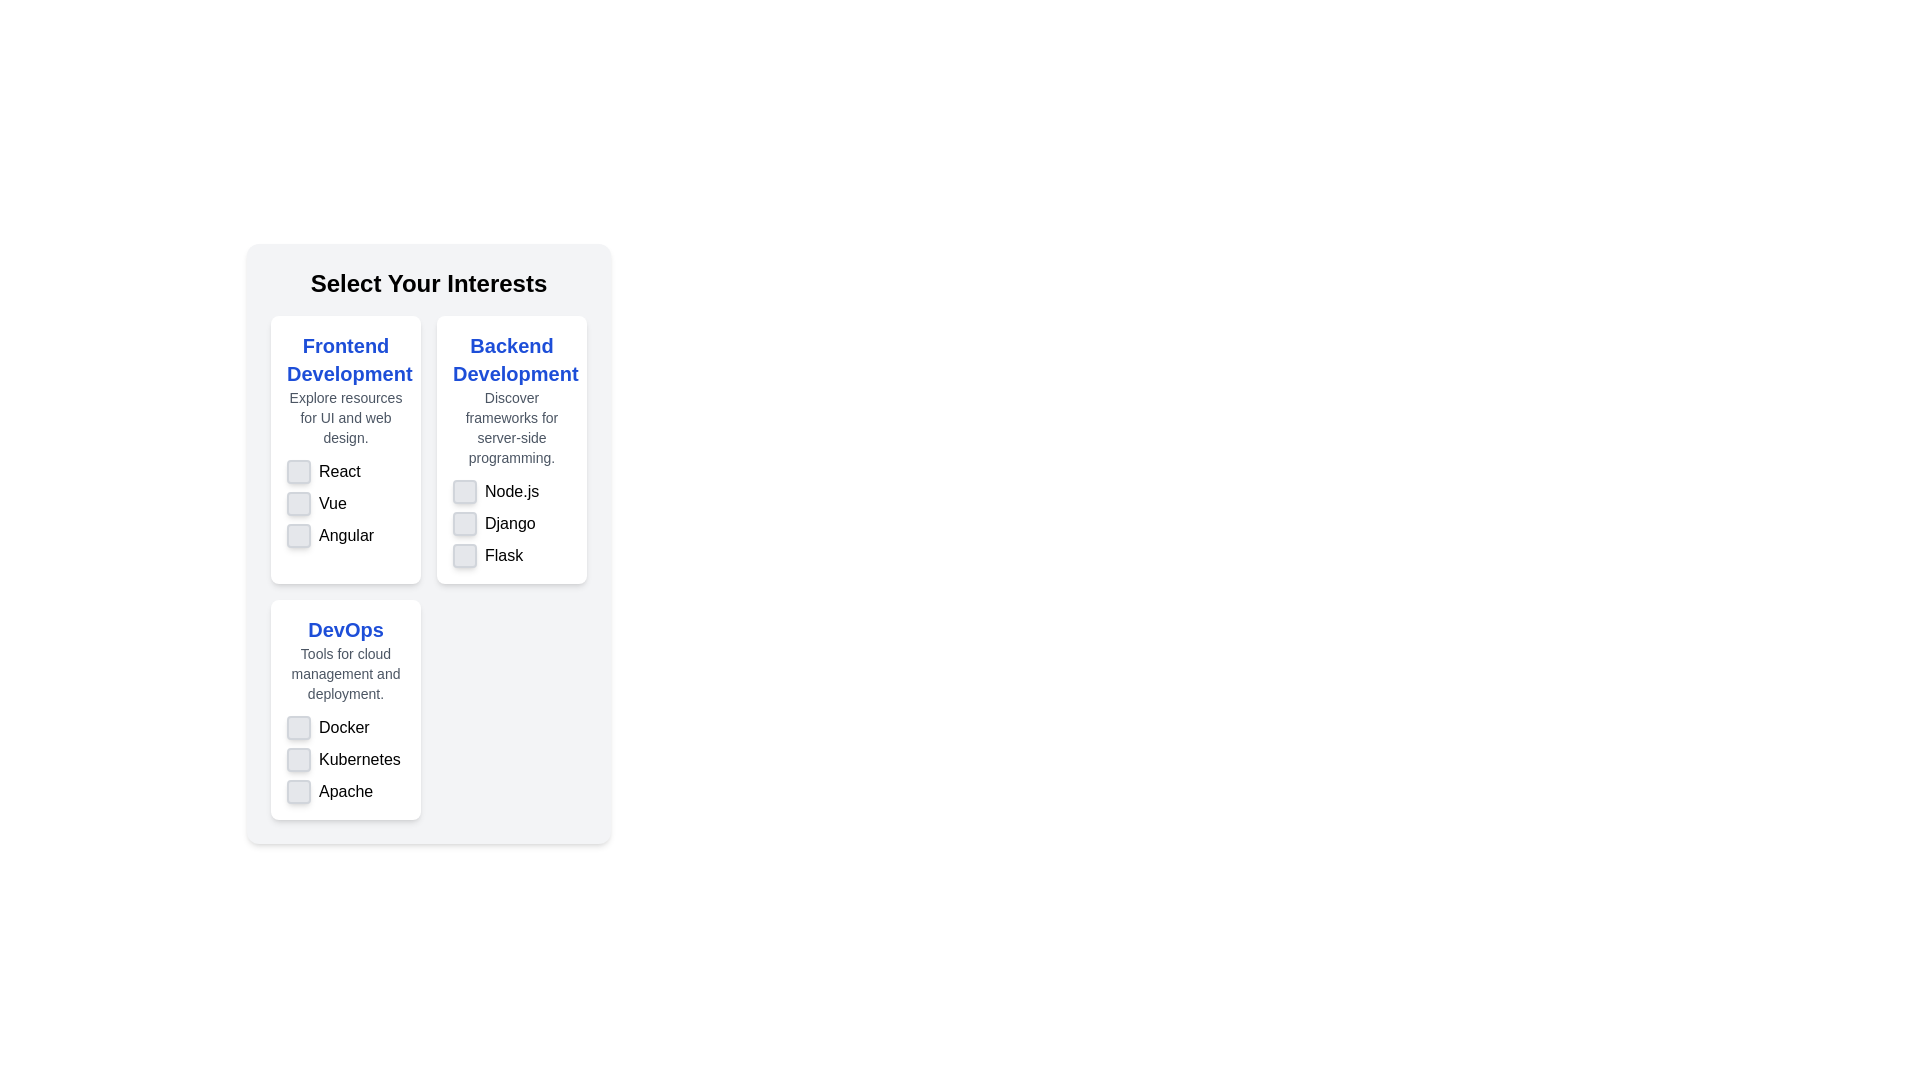 The width and height of the screenshot is (1920, 1080). Describe the element at coordinates (346, 535) in the screenshot. I see `the label text for the checkbox item named 'Angular' located in the 'Frontend Development' section to trigger any potential hover effects` at that location.